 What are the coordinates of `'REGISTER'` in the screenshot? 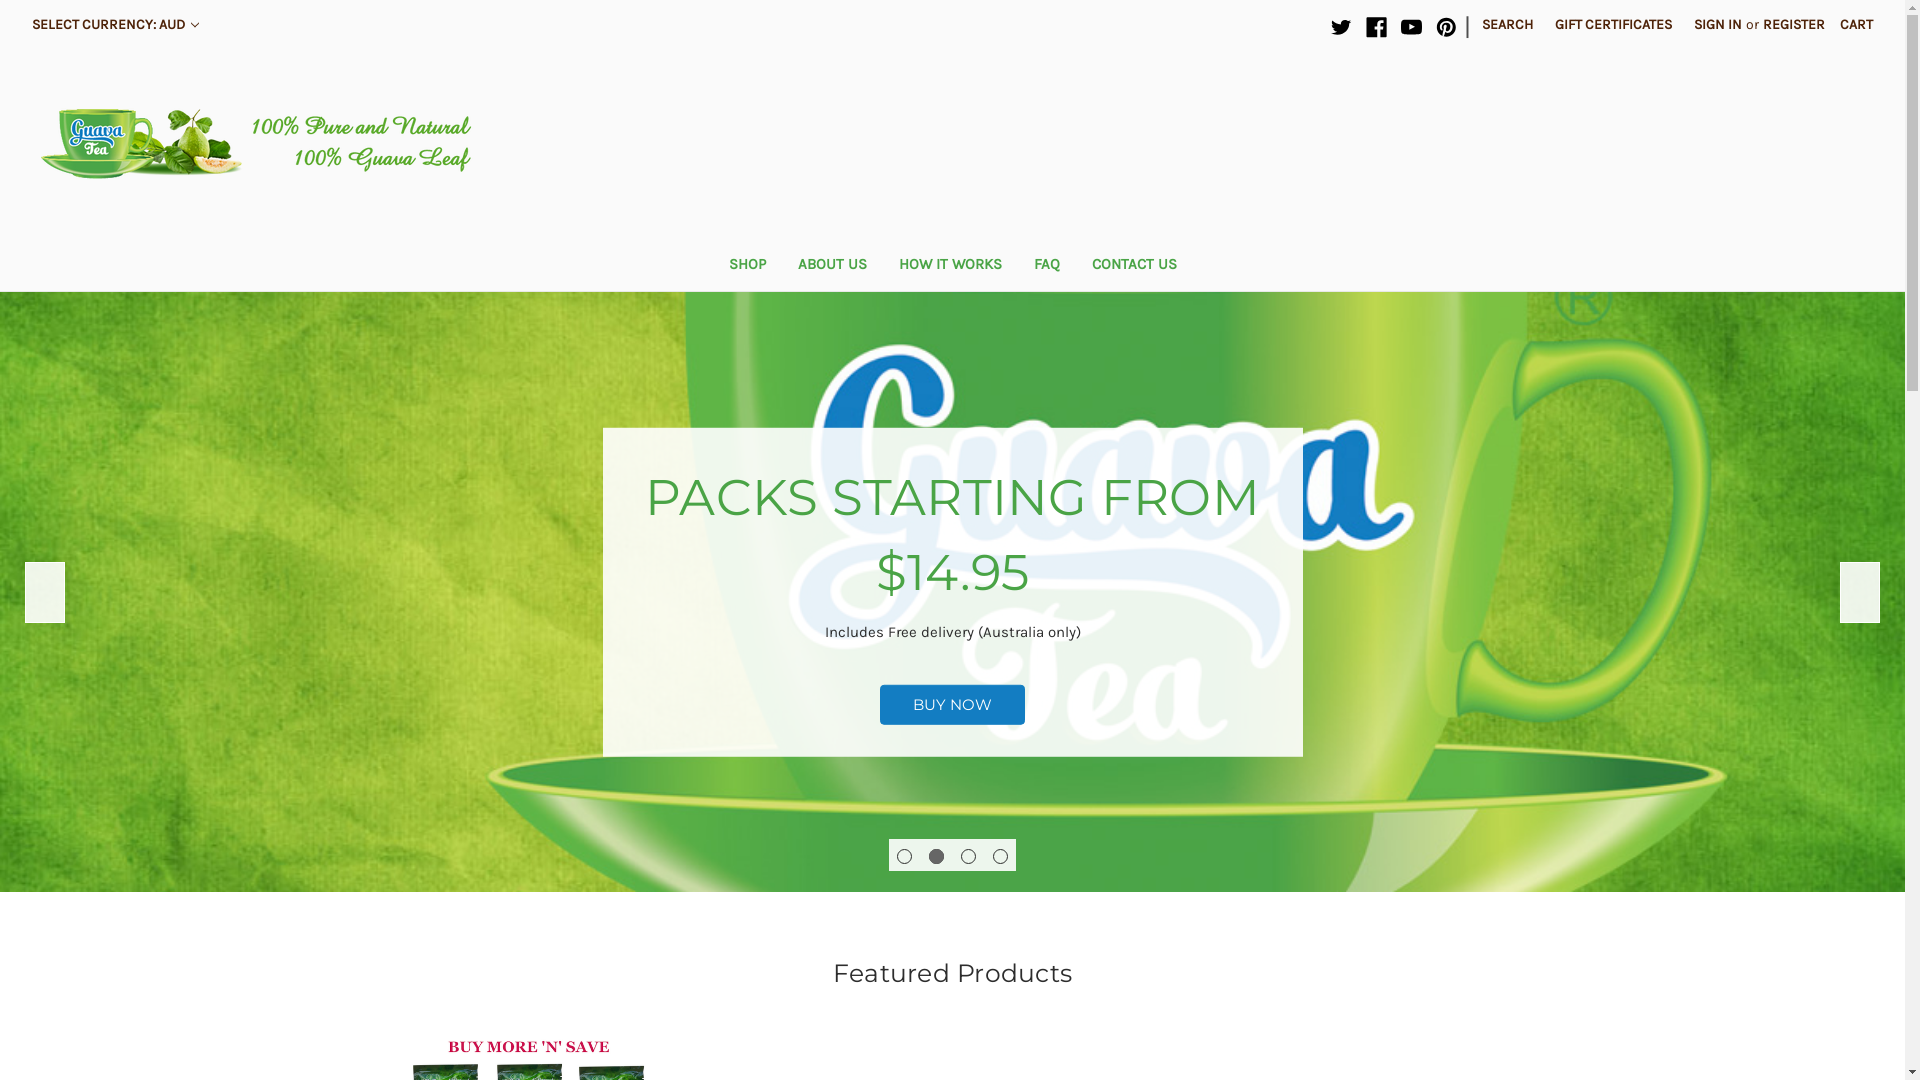 It's located at (1794, 24).